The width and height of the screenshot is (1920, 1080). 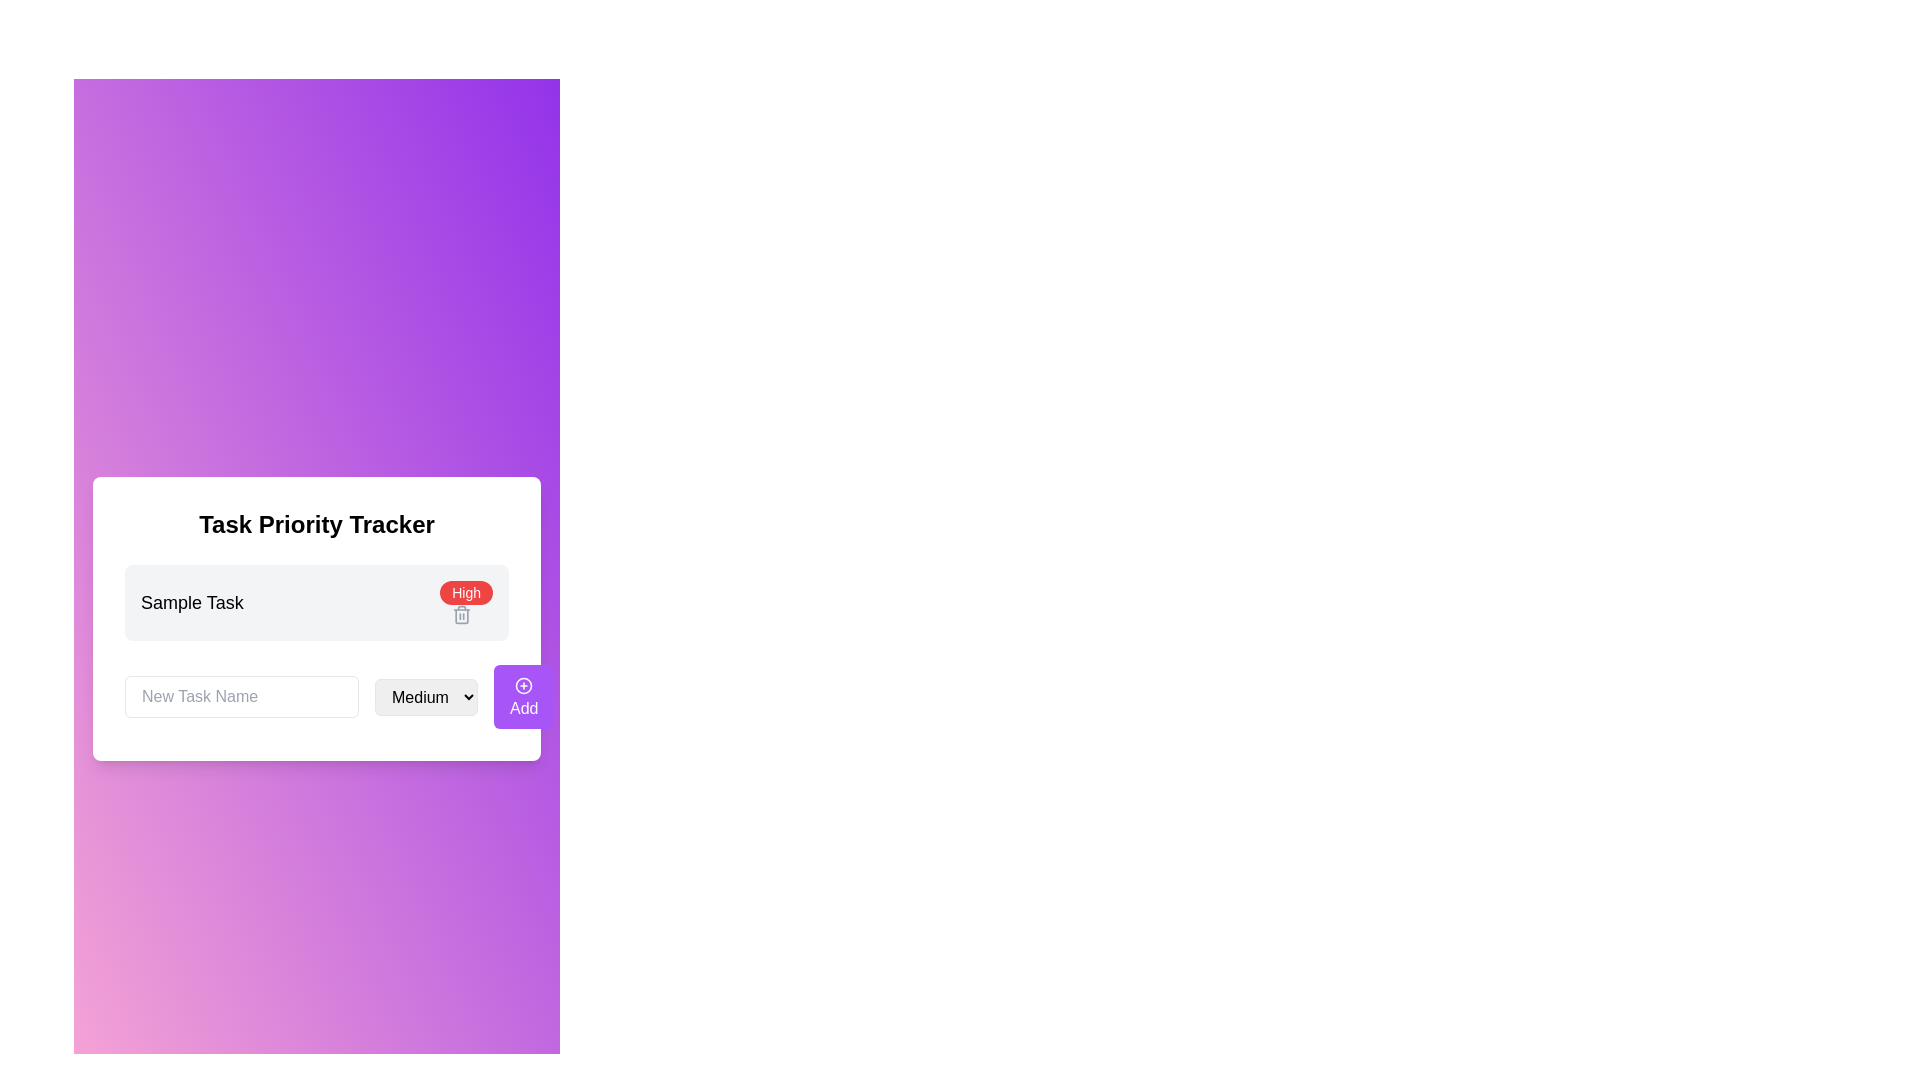 What do you see at coordinates (240, 696) in the screenshot?
I see `the text input field with placeholder text 'New Task Name'` at bounding box center [240, 696].